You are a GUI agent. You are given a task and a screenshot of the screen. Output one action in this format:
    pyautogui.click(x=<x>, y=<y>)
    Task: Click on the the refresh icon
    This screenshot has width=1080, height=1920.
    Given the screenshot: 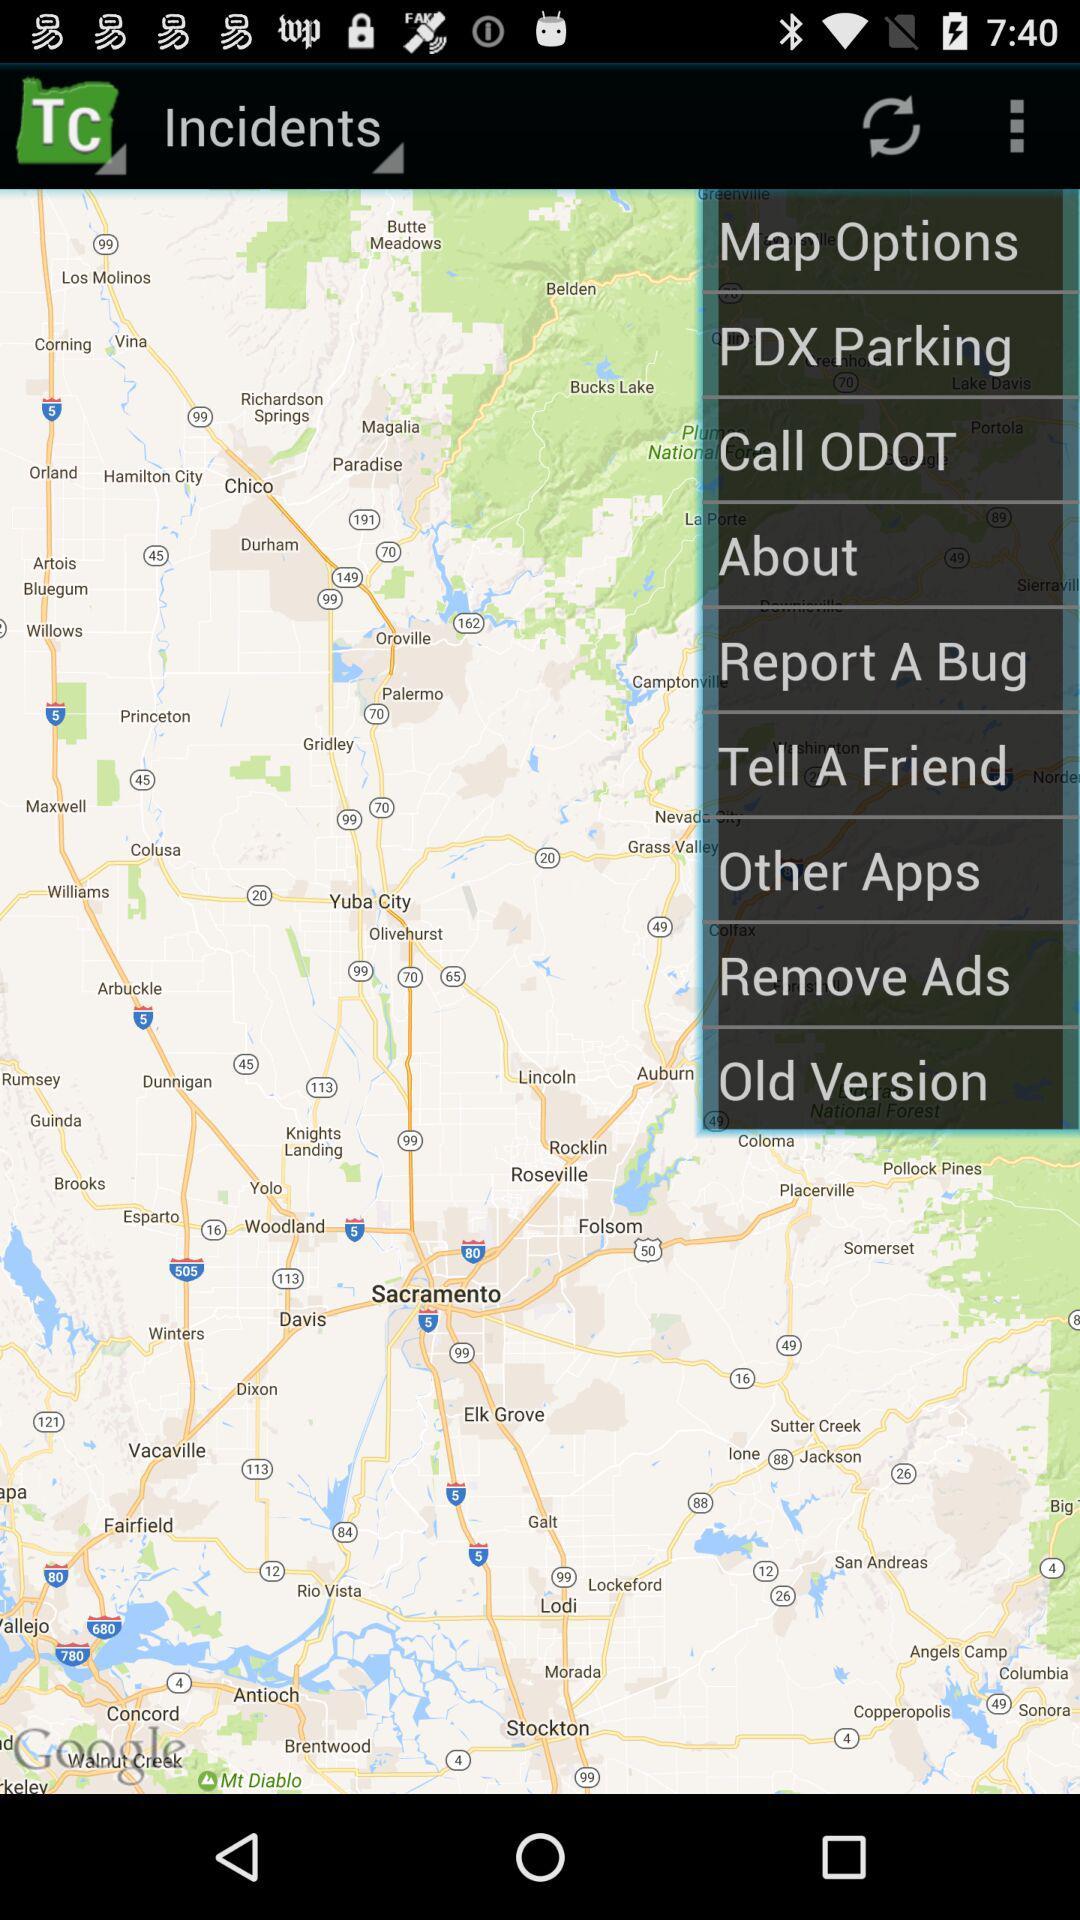 What is the action you would take?
    pyautogui.click(x=890, y=133)
    